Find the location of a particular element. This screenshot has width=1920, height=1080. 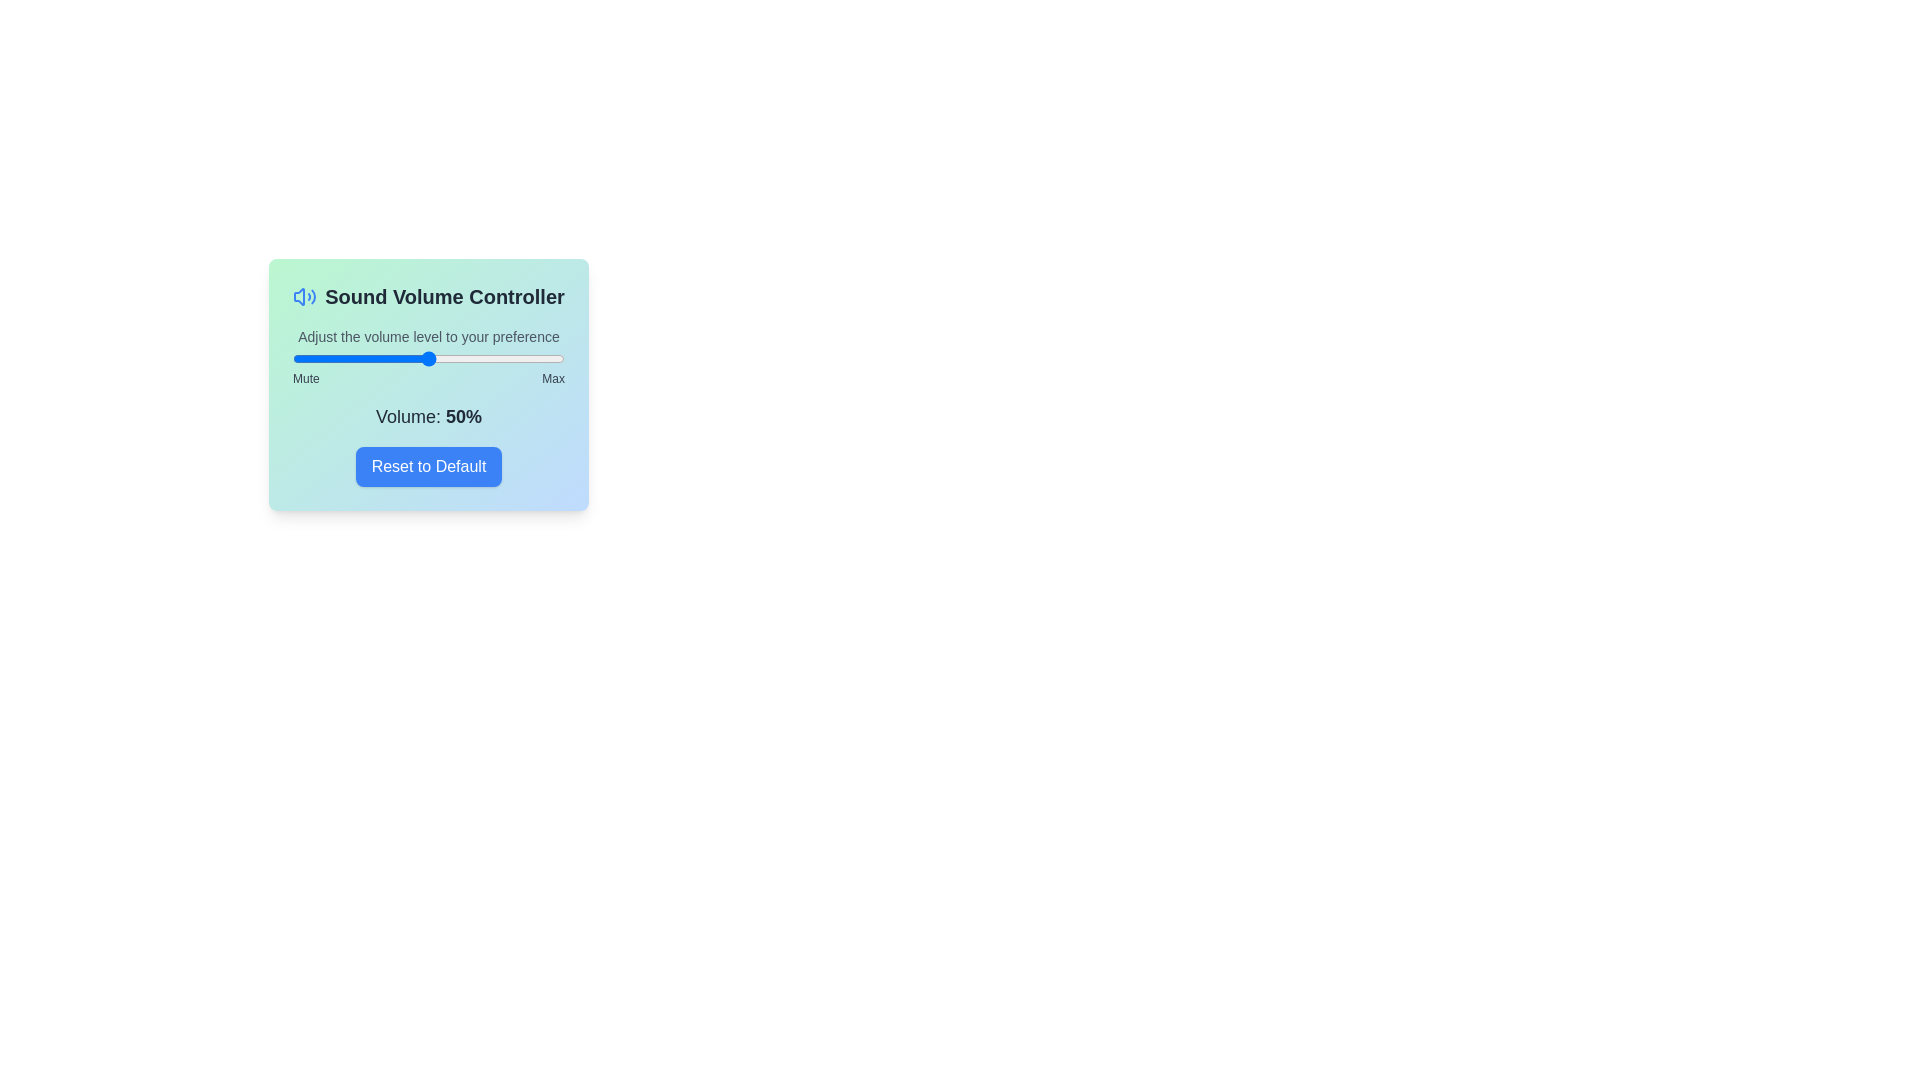

the volume to 37 percent by dragging the slider is located at coordinates (393, 357).